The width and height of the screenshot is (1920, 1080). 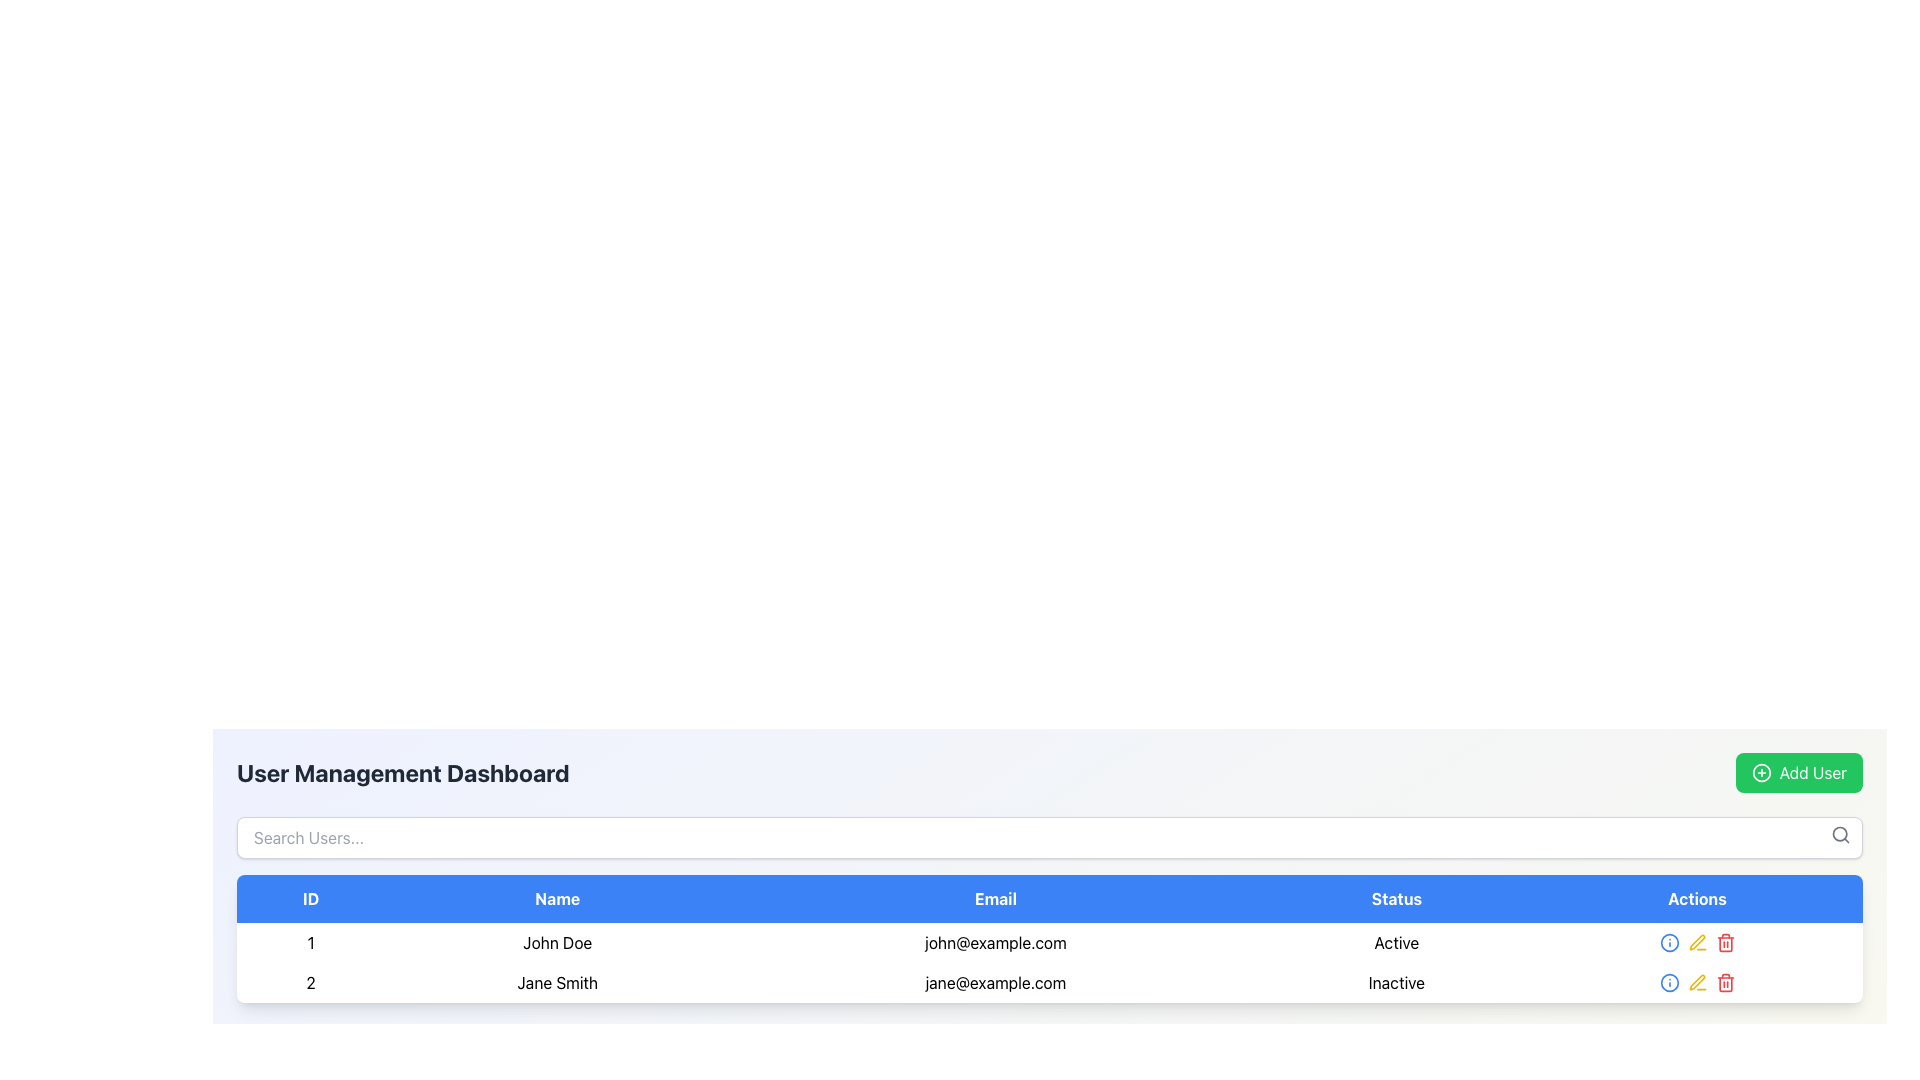 I want to click on the 'Add User' button, which features a green background and white text, located at the top-right corner of the dashboard, containing a central circle within an SVG as part of a plus icon, so click(x=1761, y=771).